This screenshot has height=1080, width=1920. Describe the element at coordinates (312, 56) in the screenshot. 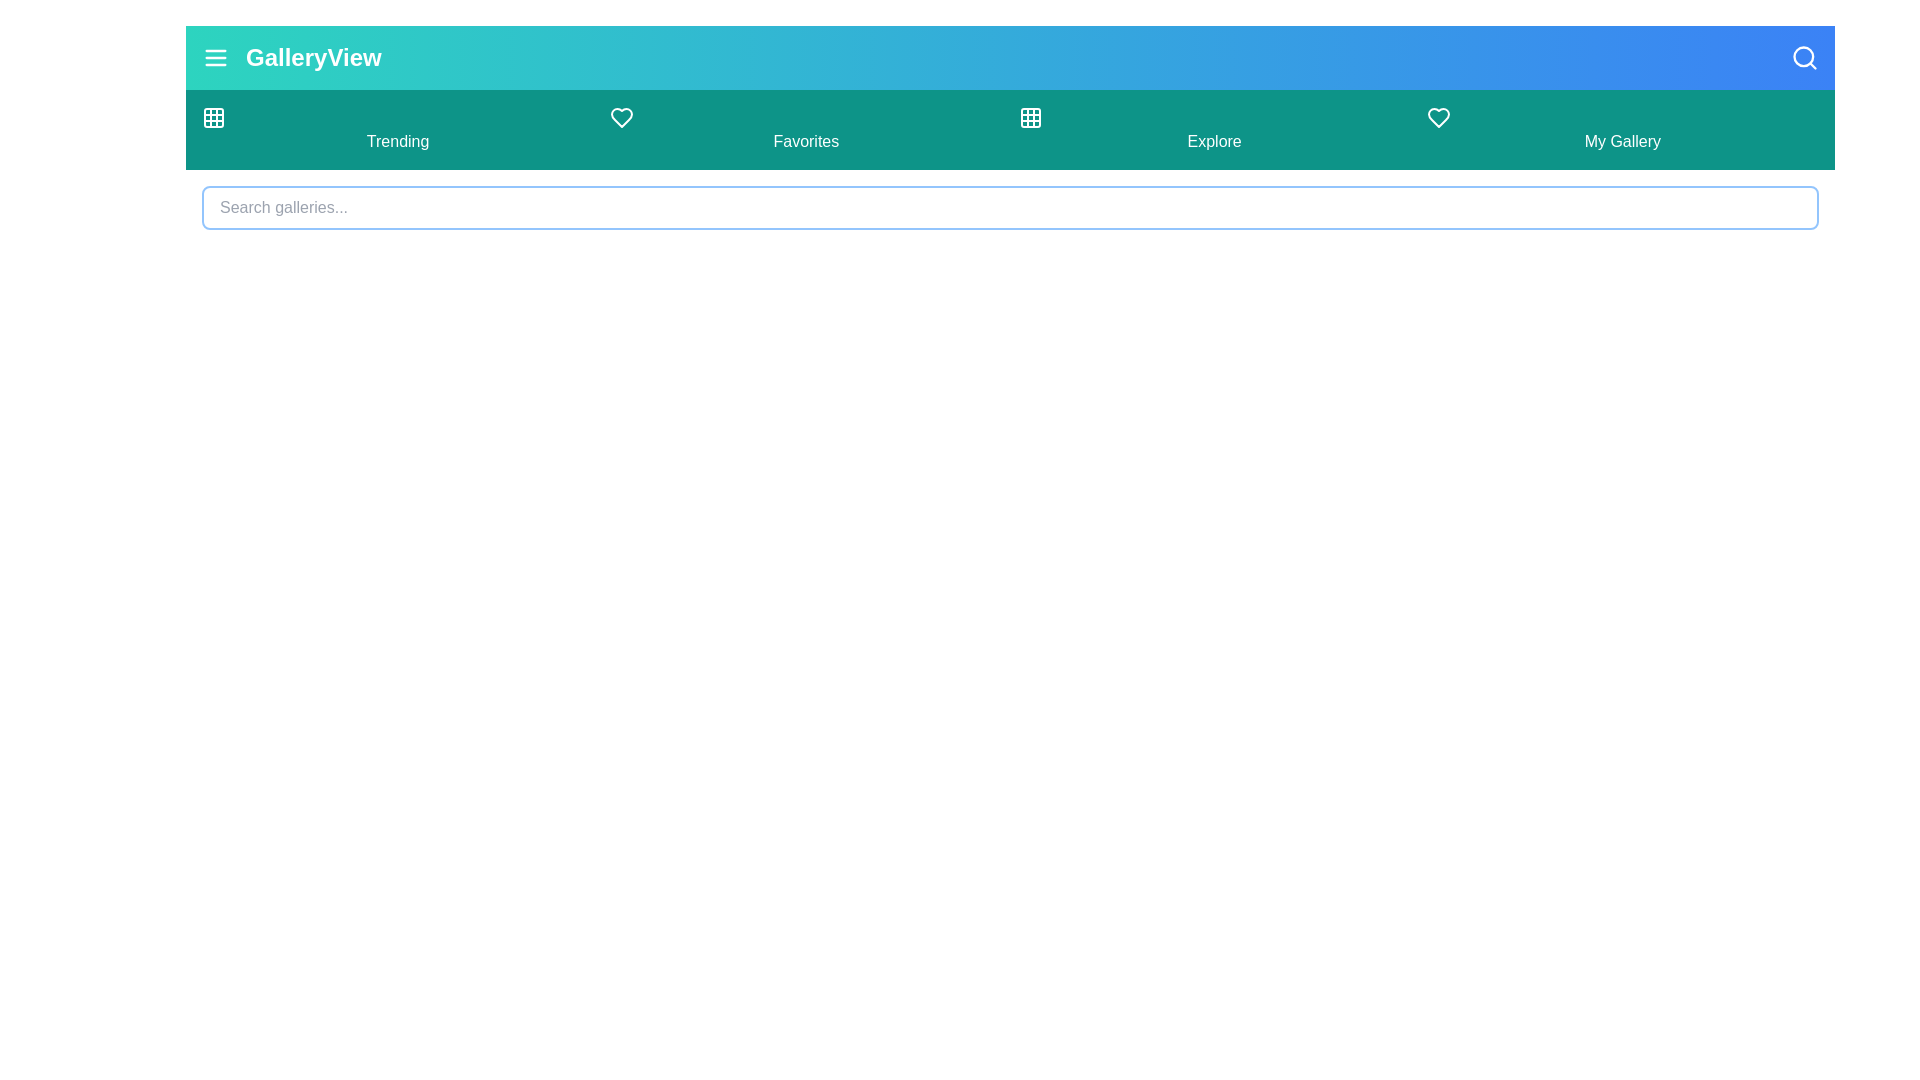

I see `the 'GalleryView' header text` at that location.